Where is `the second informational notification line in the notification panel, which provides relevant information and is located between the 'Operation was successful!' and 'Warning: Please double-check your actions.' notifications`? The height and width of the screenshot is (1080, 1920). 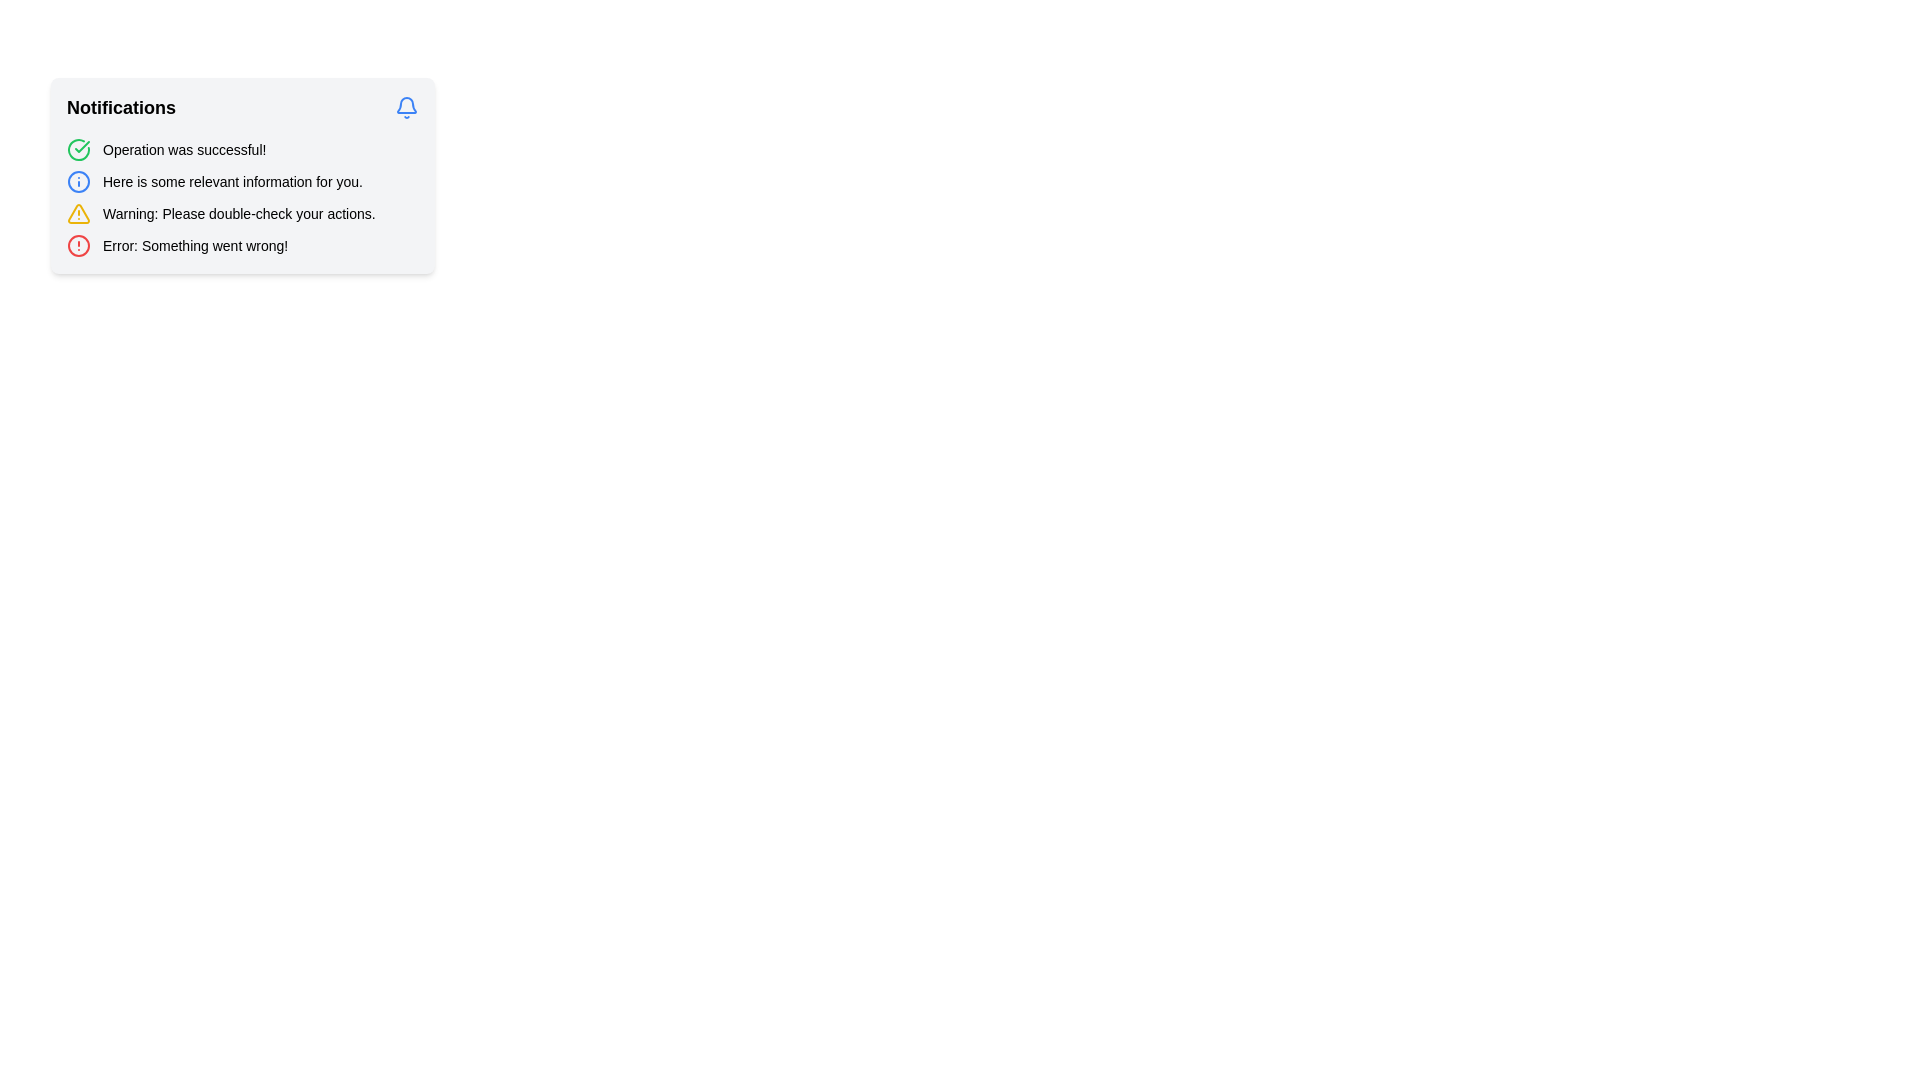 the second informational notification line in the notification panel, which provides relevant information and is located between the 'Operation was successful!' and 'Warning: Please double-check your actions.' notifications is located at coordinates (242, 181).